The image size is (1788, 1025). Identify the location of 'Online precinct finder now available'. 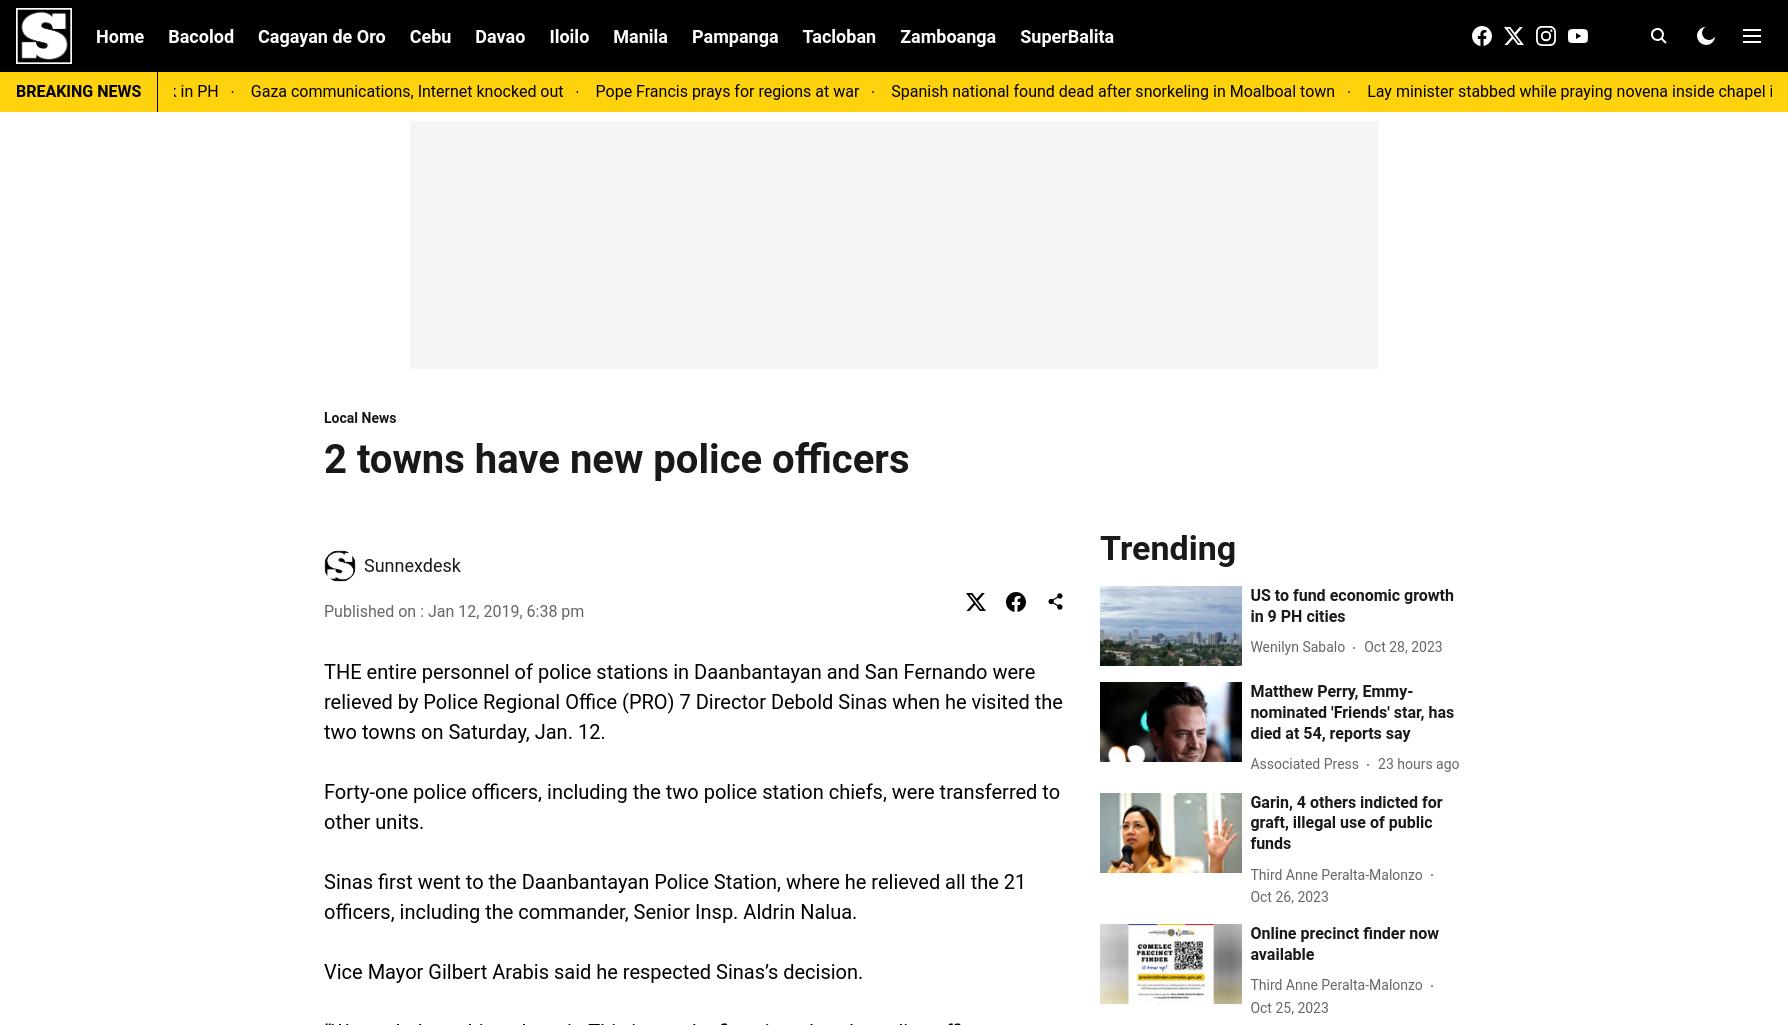
(1344, 943).